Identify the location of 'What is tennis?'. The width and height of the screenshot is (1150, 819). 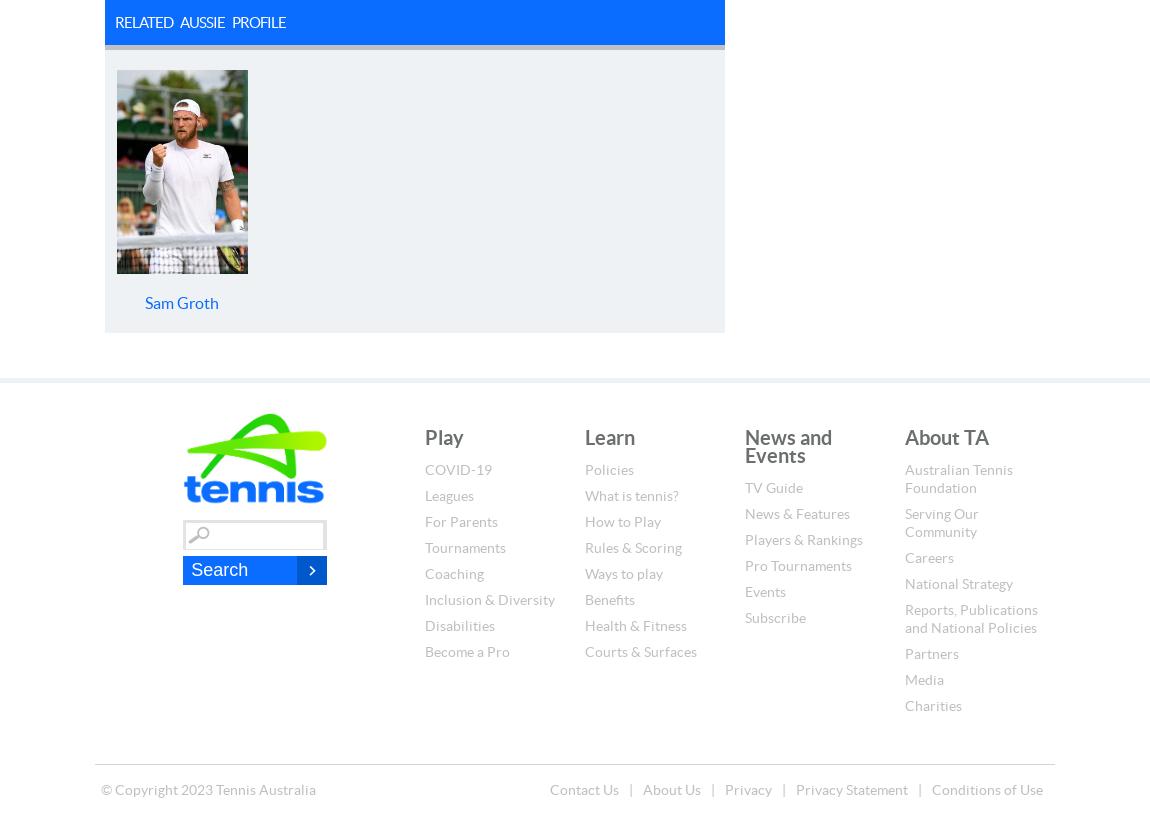
(631, 494).